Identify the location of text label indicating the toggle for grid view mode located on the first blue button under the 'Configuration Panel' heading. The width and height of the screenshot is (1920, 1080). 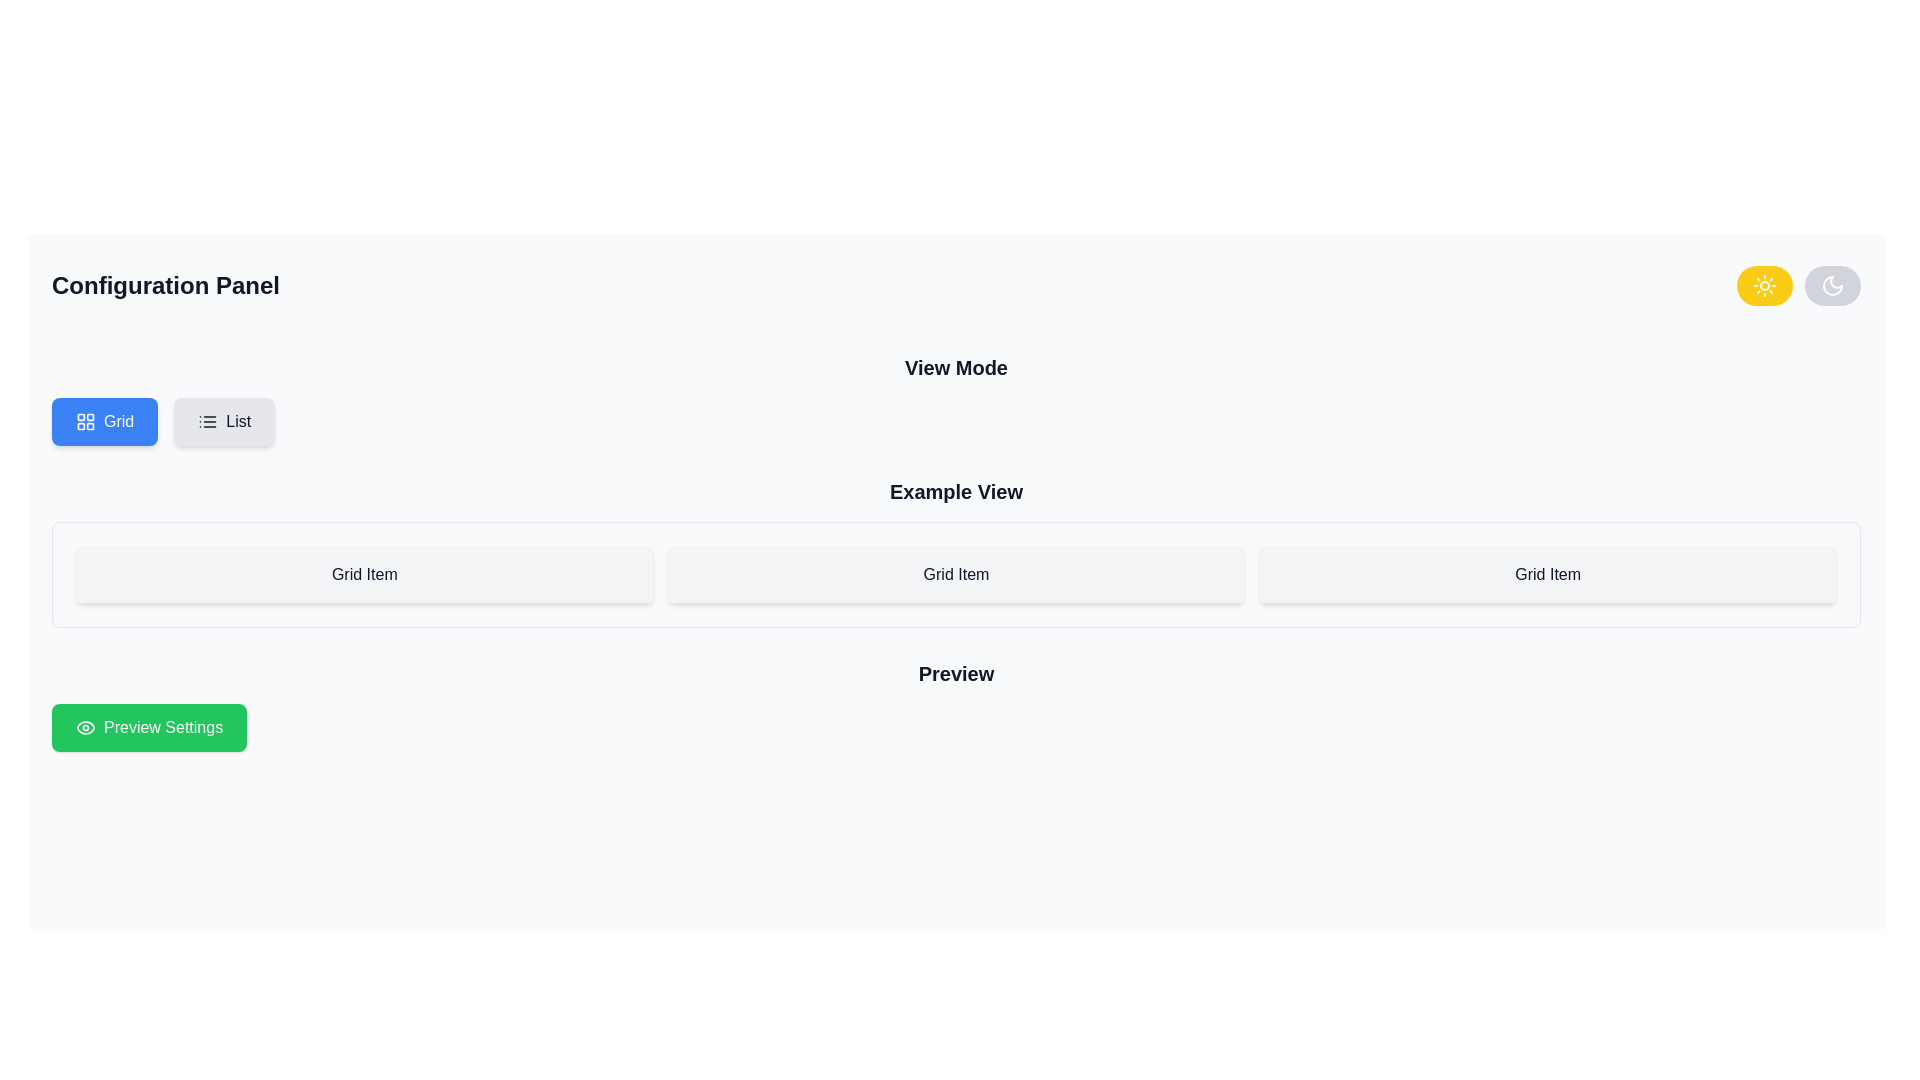
(118, 420).